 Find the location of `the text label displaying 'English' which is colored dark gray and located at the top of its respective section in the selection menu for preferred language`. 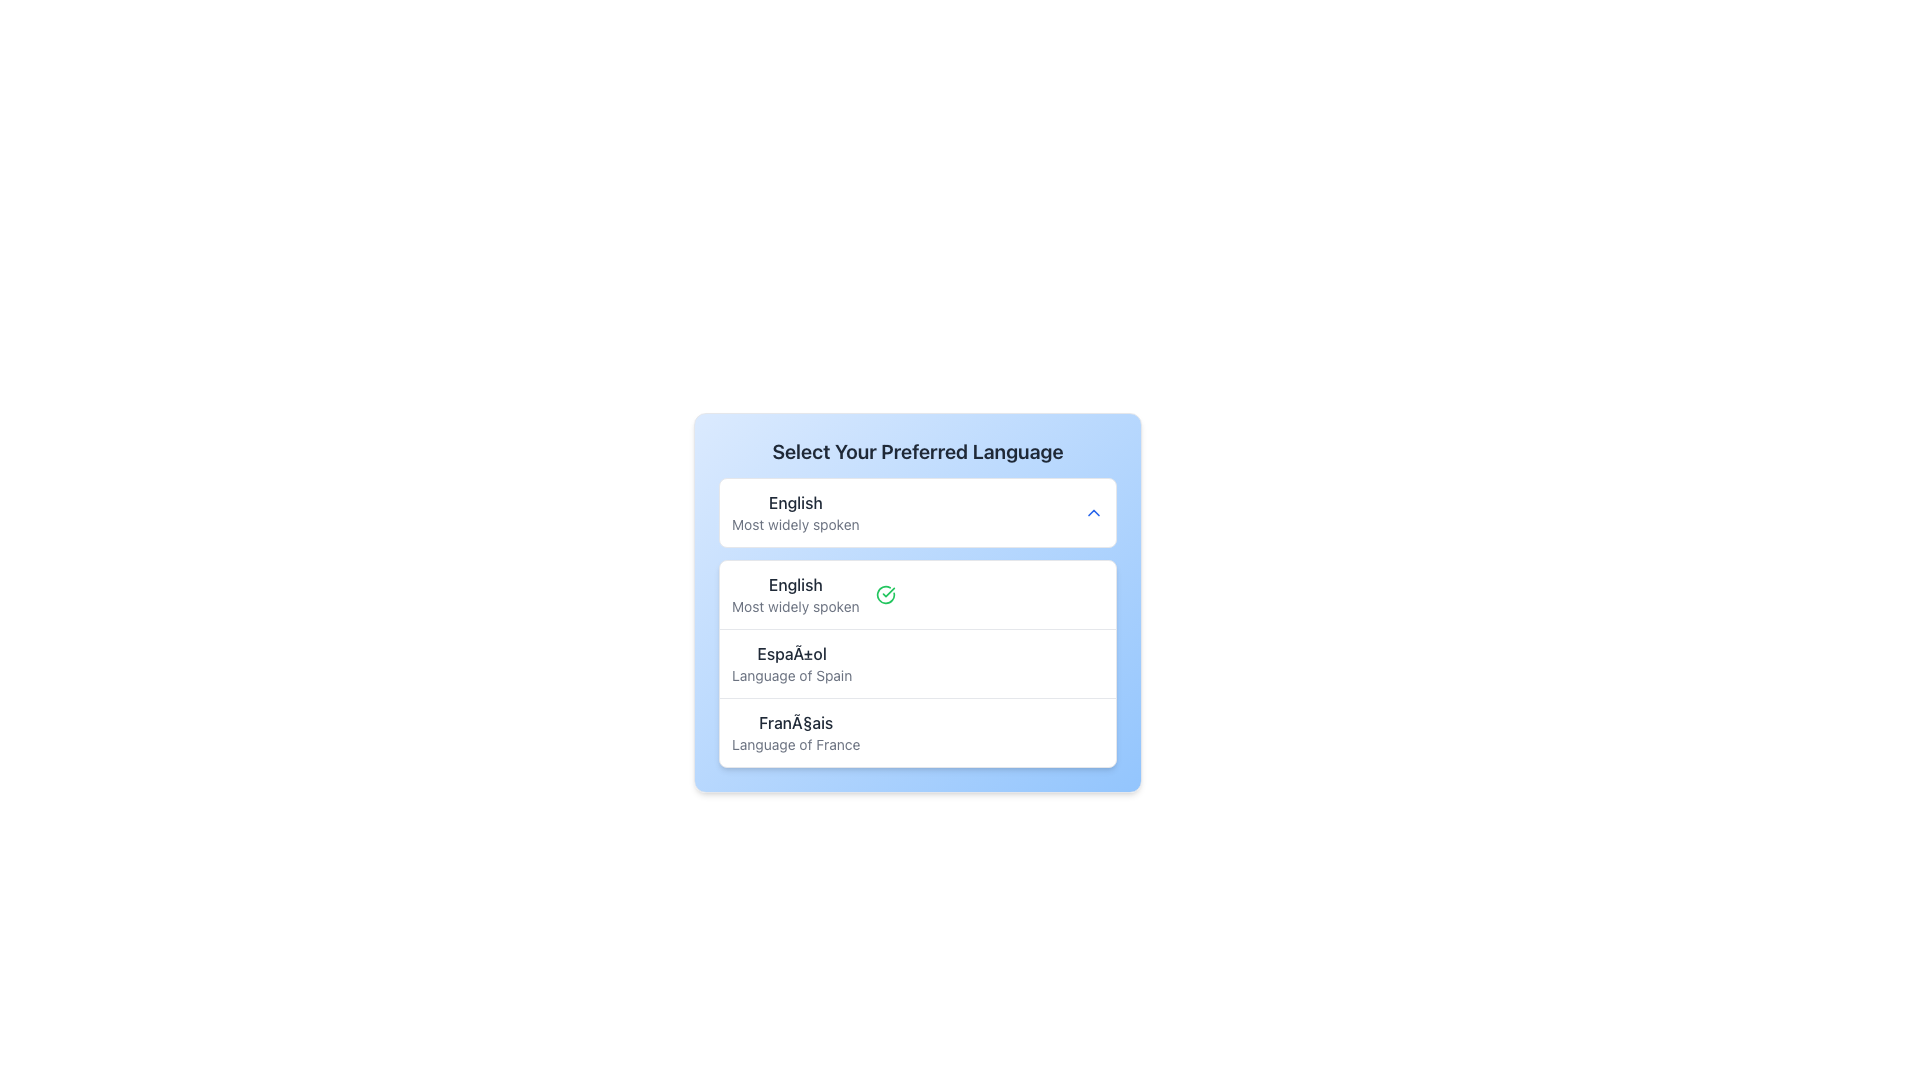

the text label displaying 'English' which is colored dark gray and located at the top of its respective section in the selection menu for preferred language is located at coordinates (794, 501).